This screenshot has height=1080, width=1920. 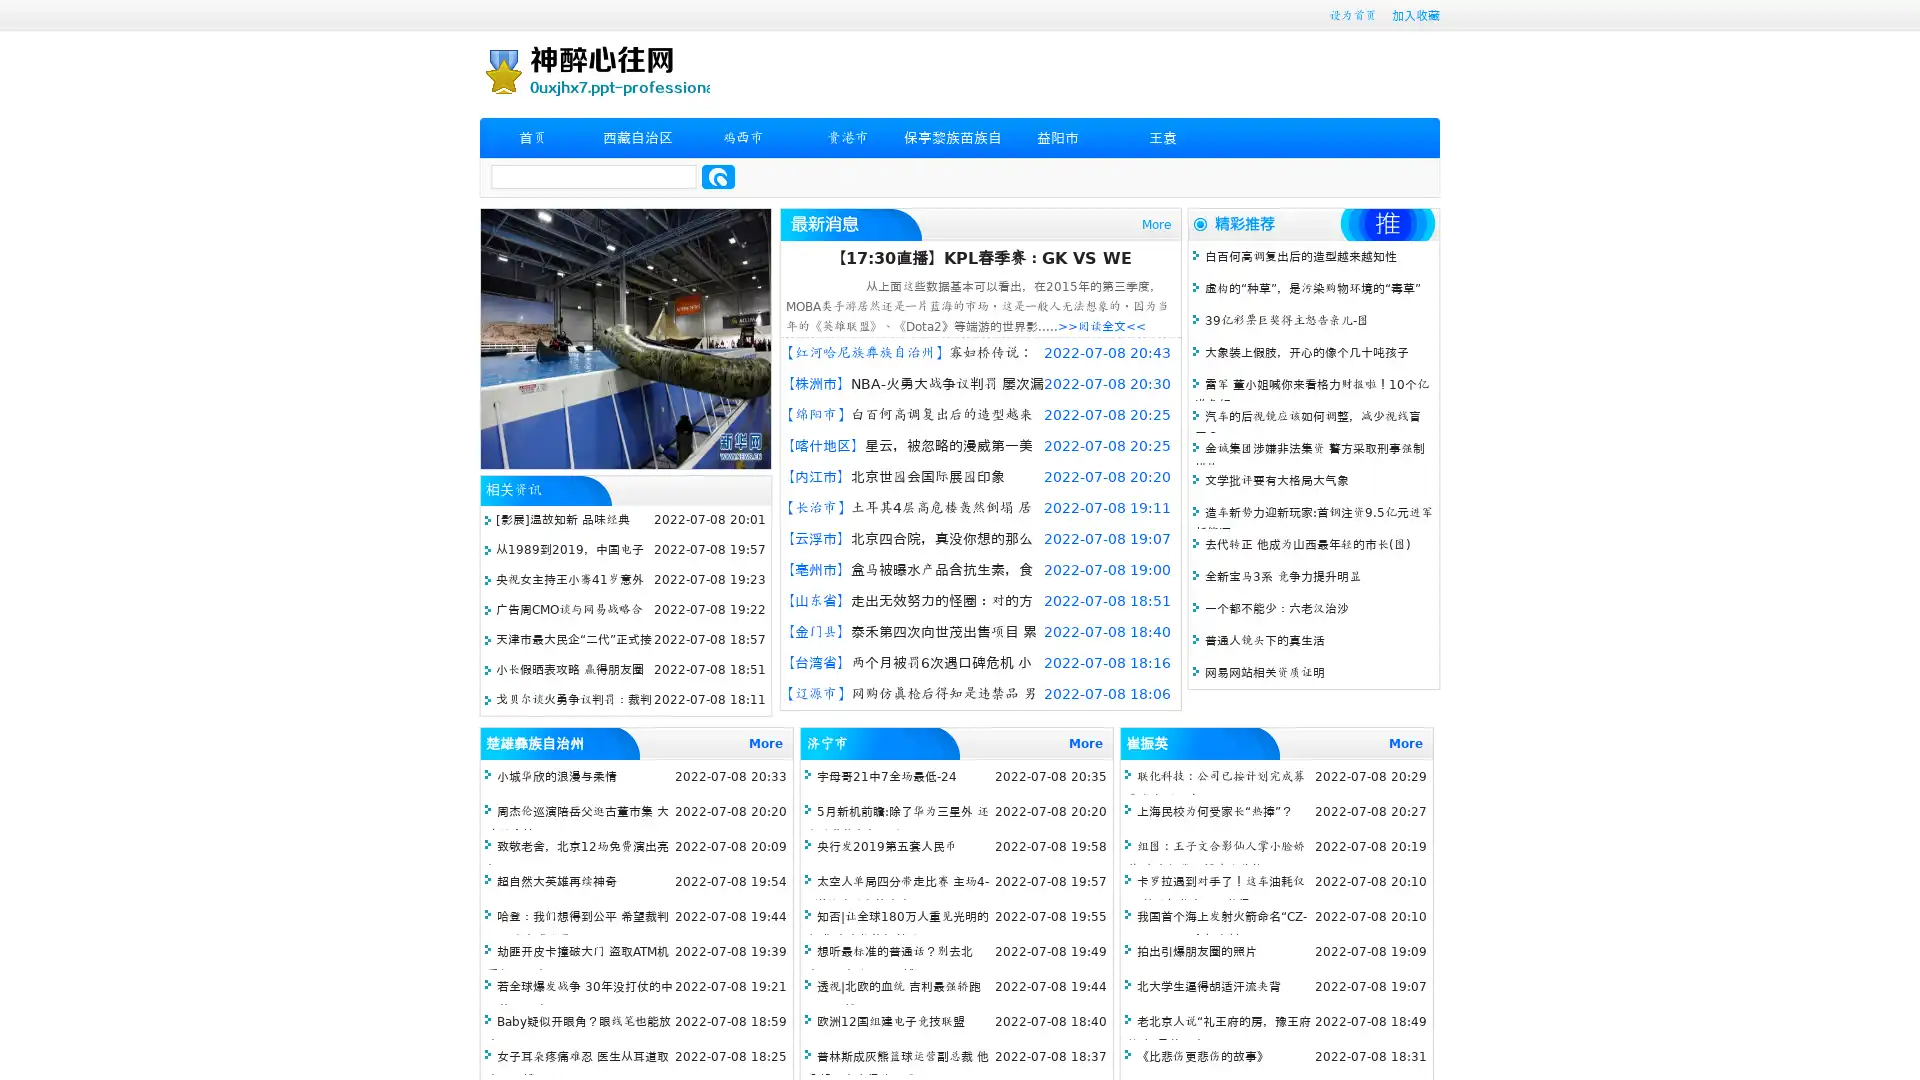 I want to click on Search, so click(x=718, y=176).